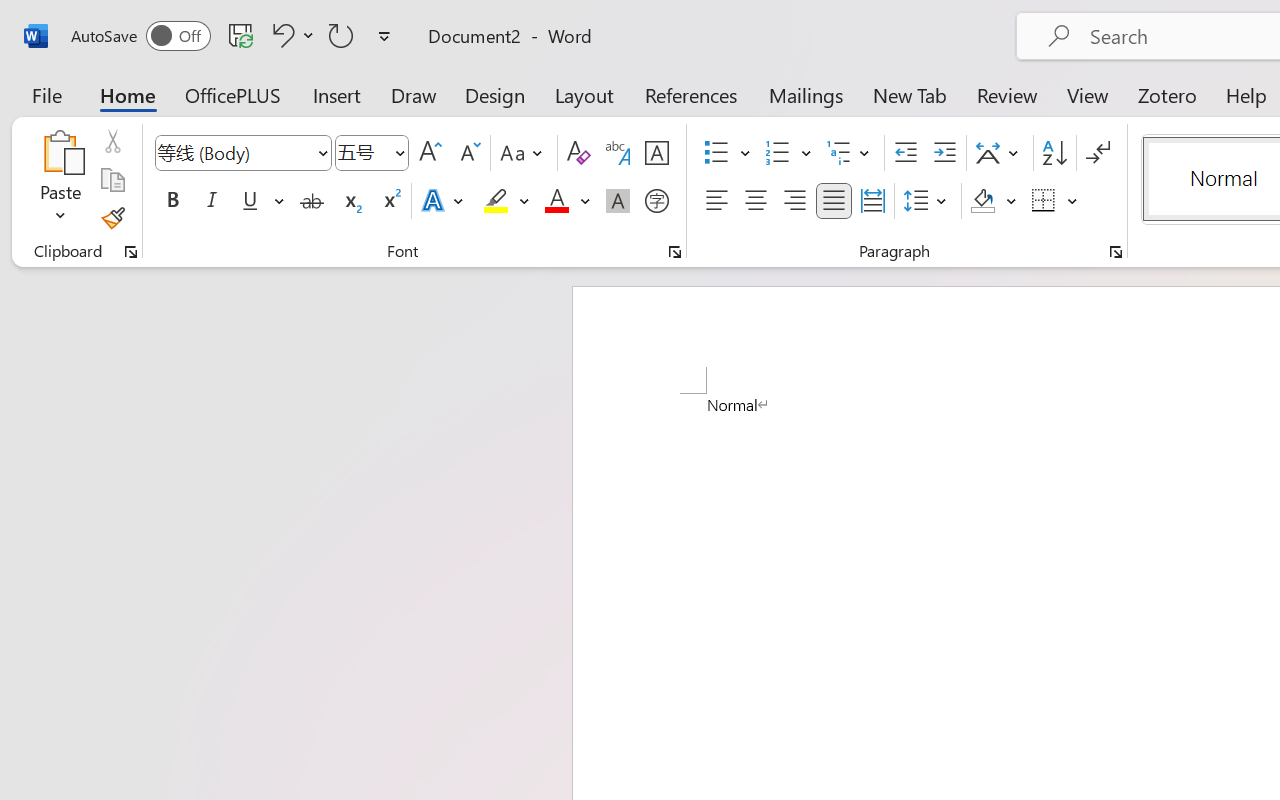 This screenshot has width=1280, height=800. I want to click on 'AutoSave', so click(139, 35).